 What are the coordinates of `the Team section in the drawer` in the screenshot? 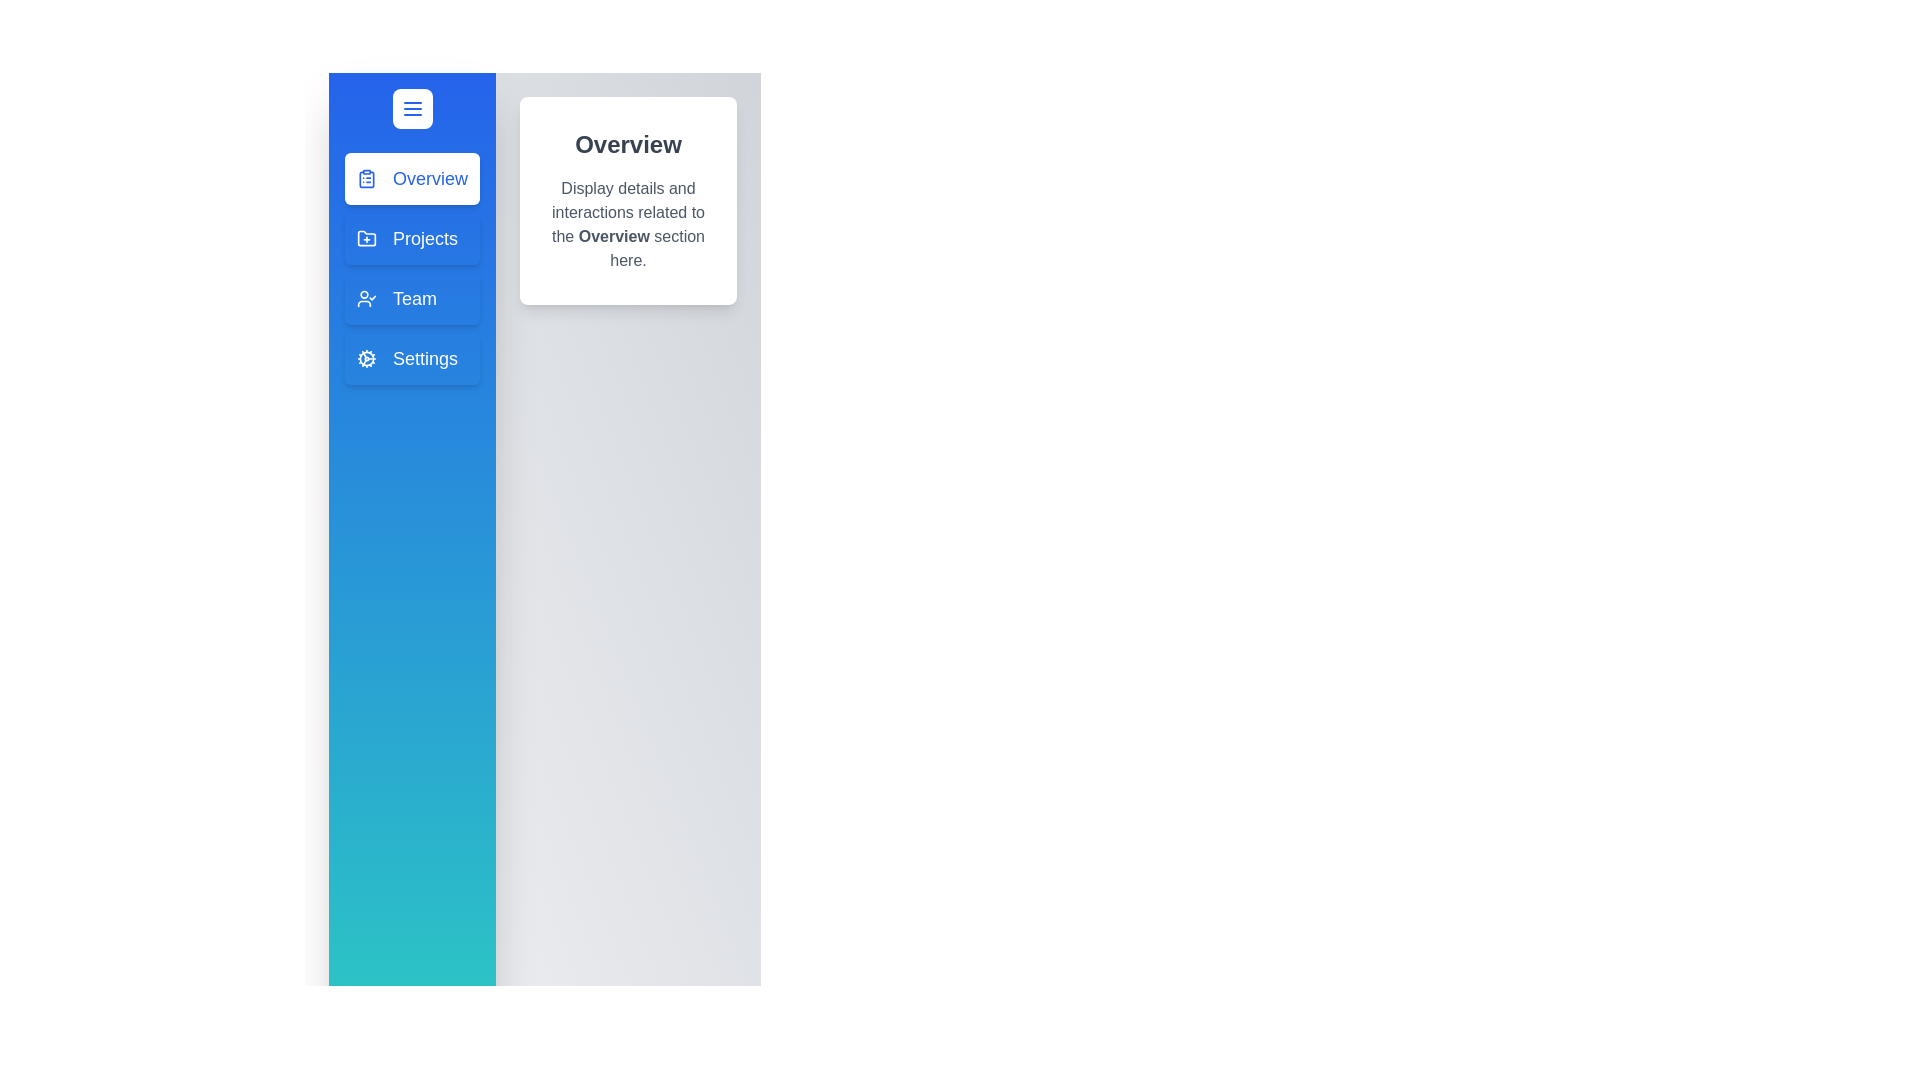 It's located at (411, 299).